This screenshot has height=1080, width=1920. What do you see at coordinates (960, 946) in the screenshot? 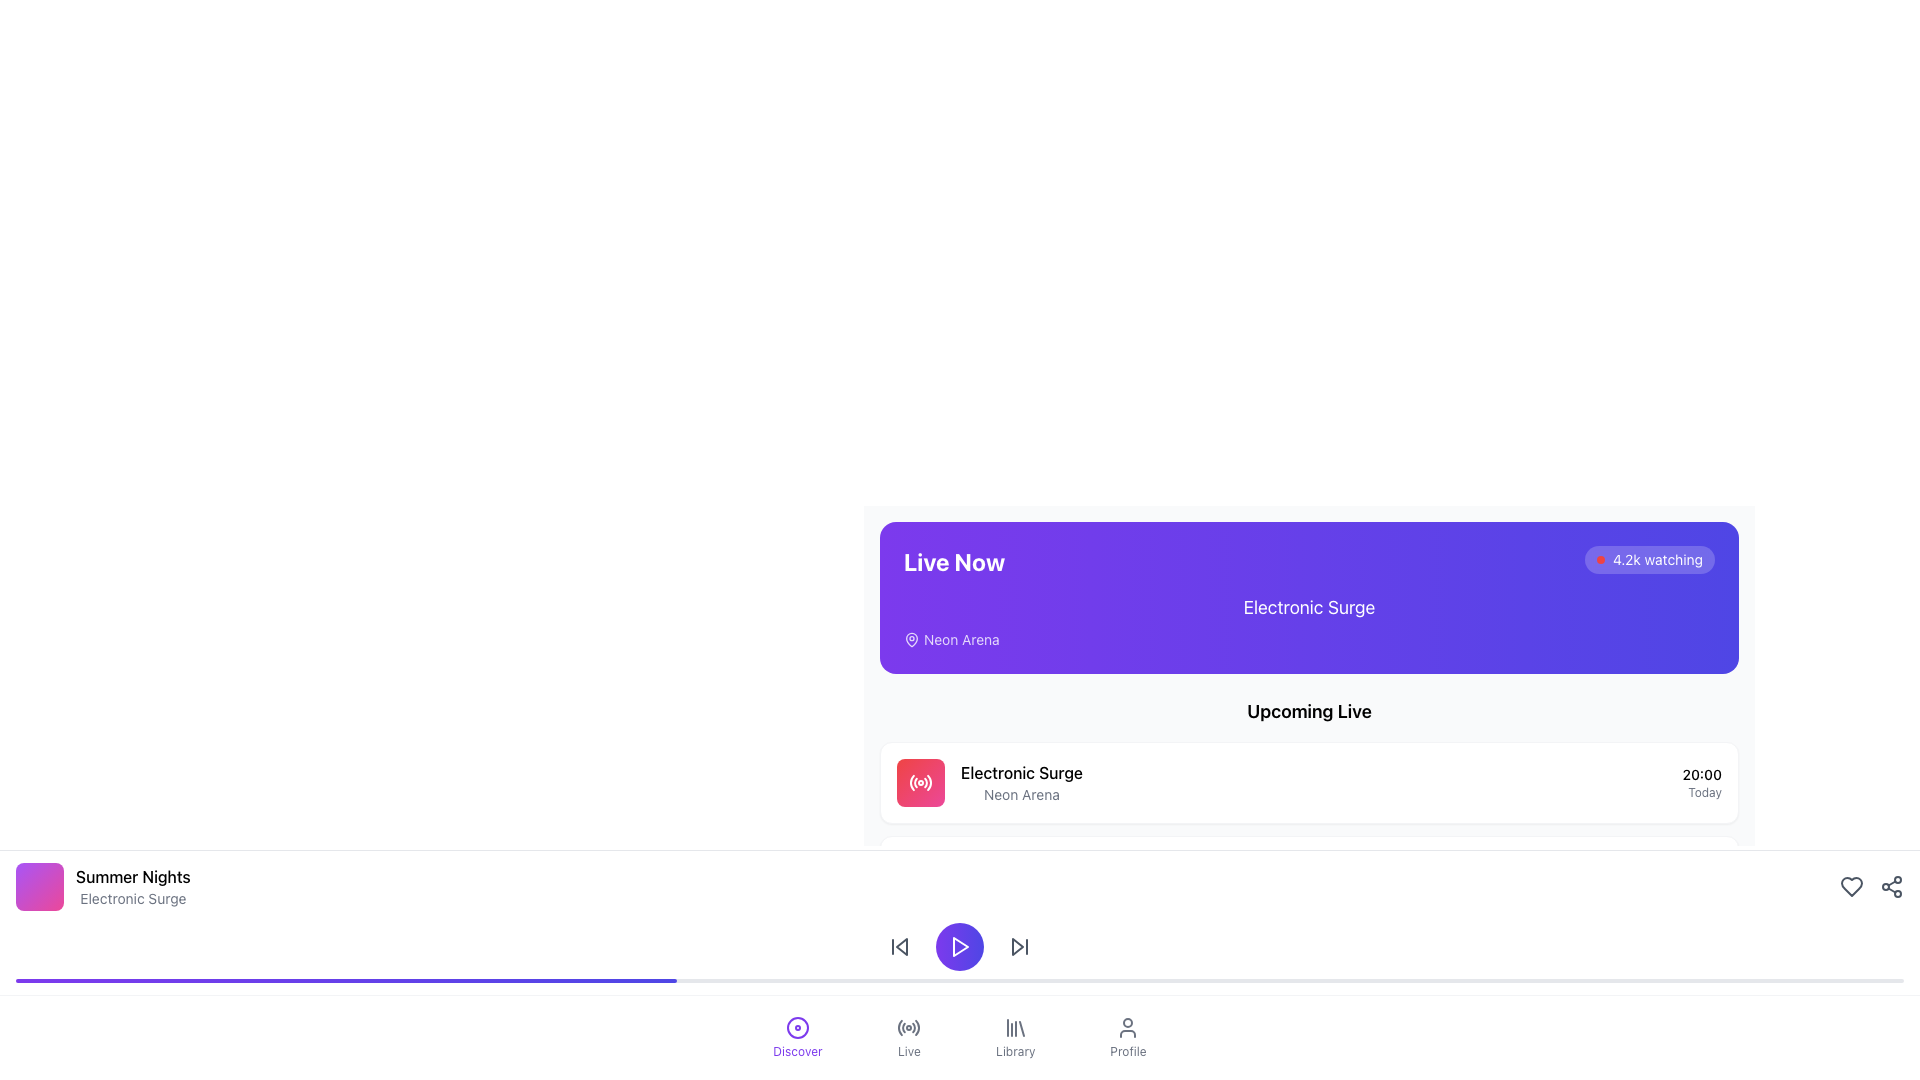
I see `the circular button with a gradient background transitioning from violet to indigo that contains a white play icon to play media` at bounding box center [960, 946].